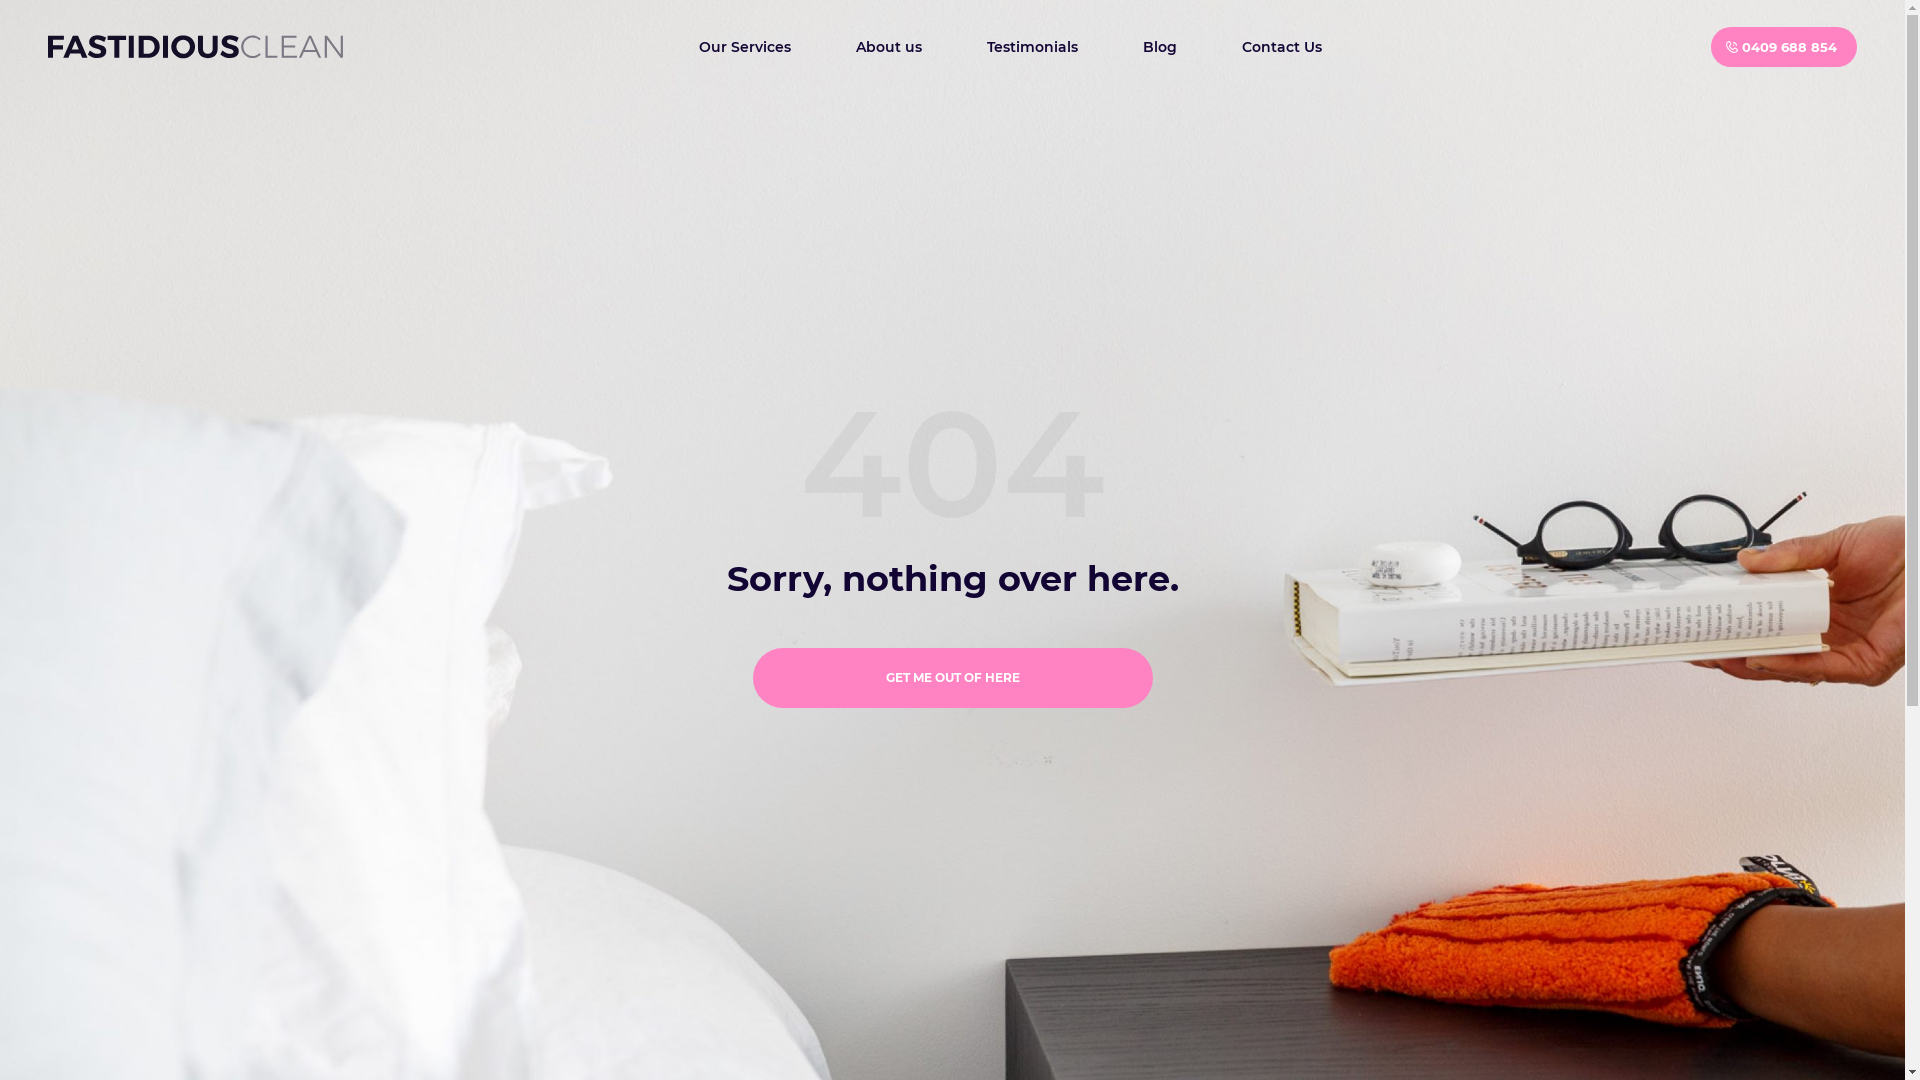  I want to click on 'About us', so click(887, 45).